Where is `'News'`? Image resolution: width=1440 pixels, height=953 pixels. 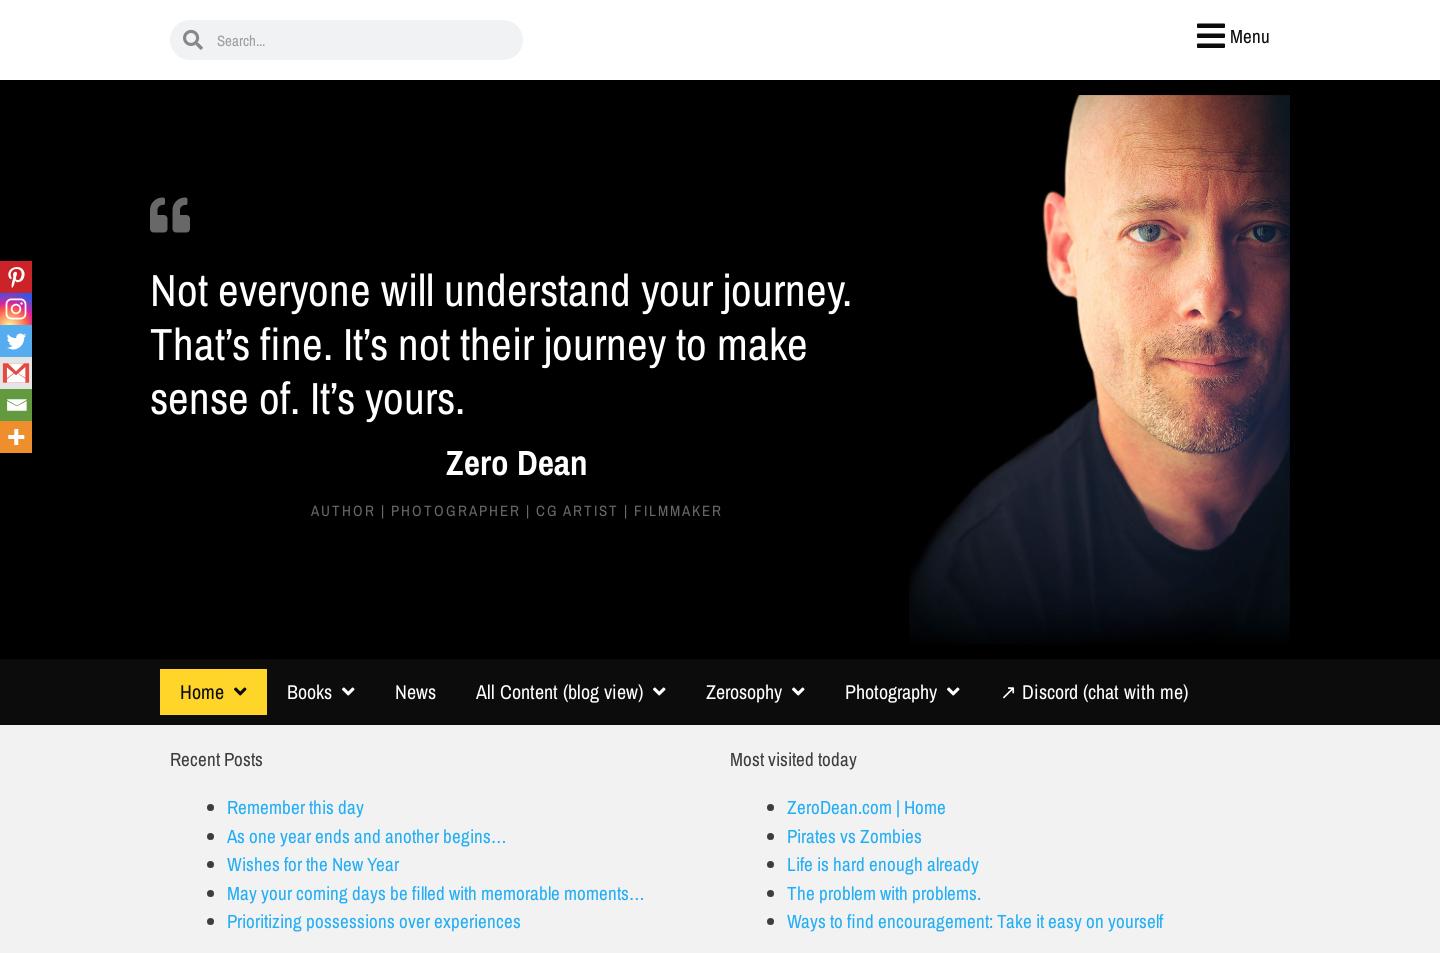 'News' is located at coordinates (414, 690).